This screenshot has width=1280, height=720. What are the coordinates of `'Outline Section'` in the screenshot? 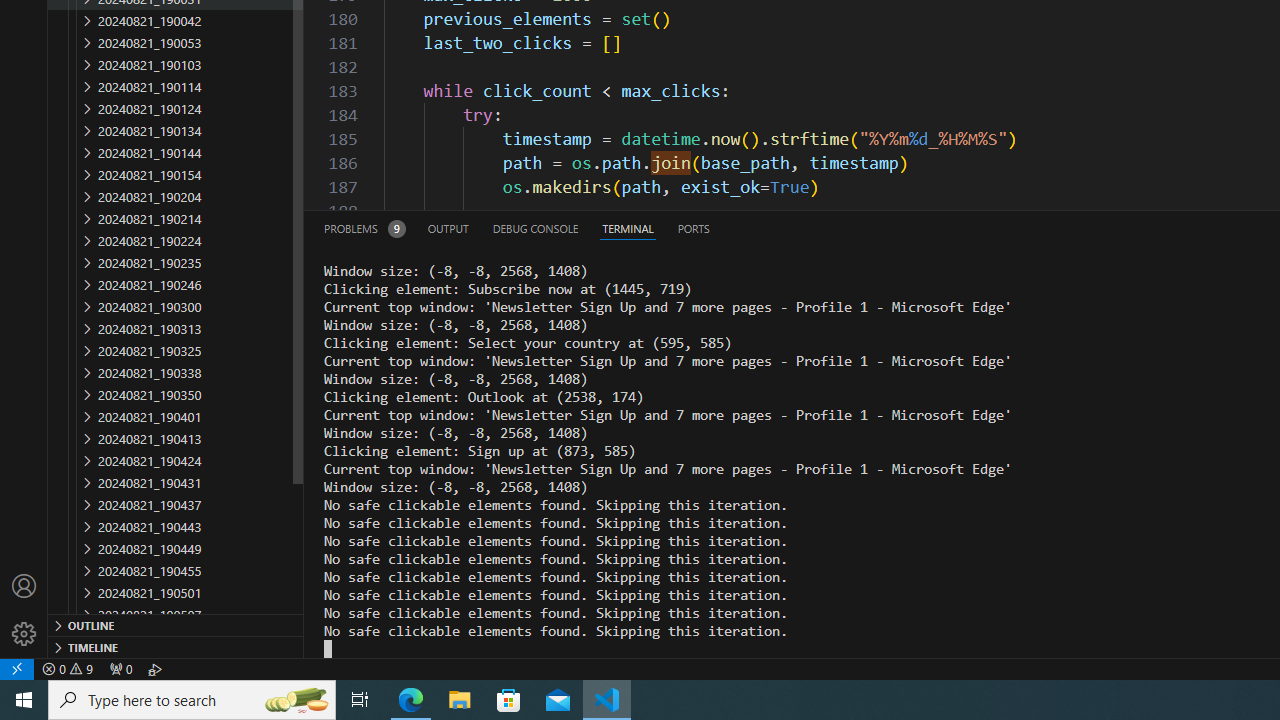 It's located at (176, 623).